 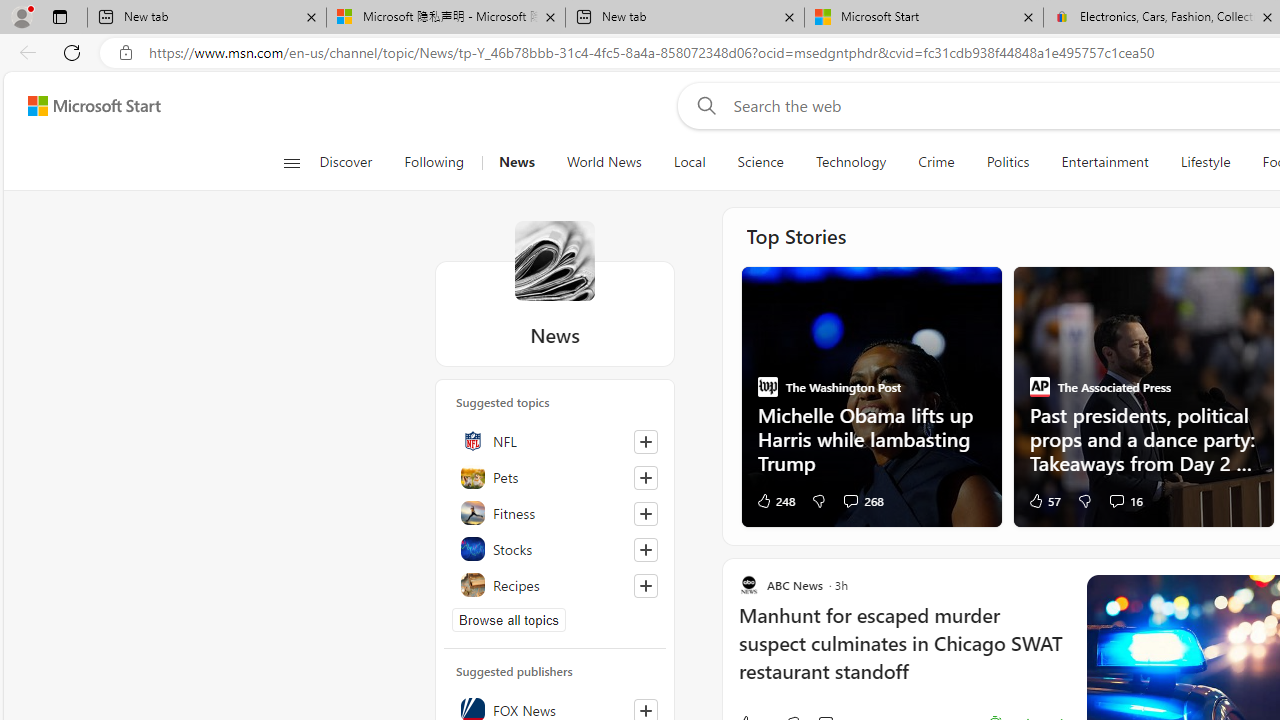 What do you see at coordinates (850, 499) in the screenshot?
I see `'View comments 268 Comment'` at bounding box center [850, 499].